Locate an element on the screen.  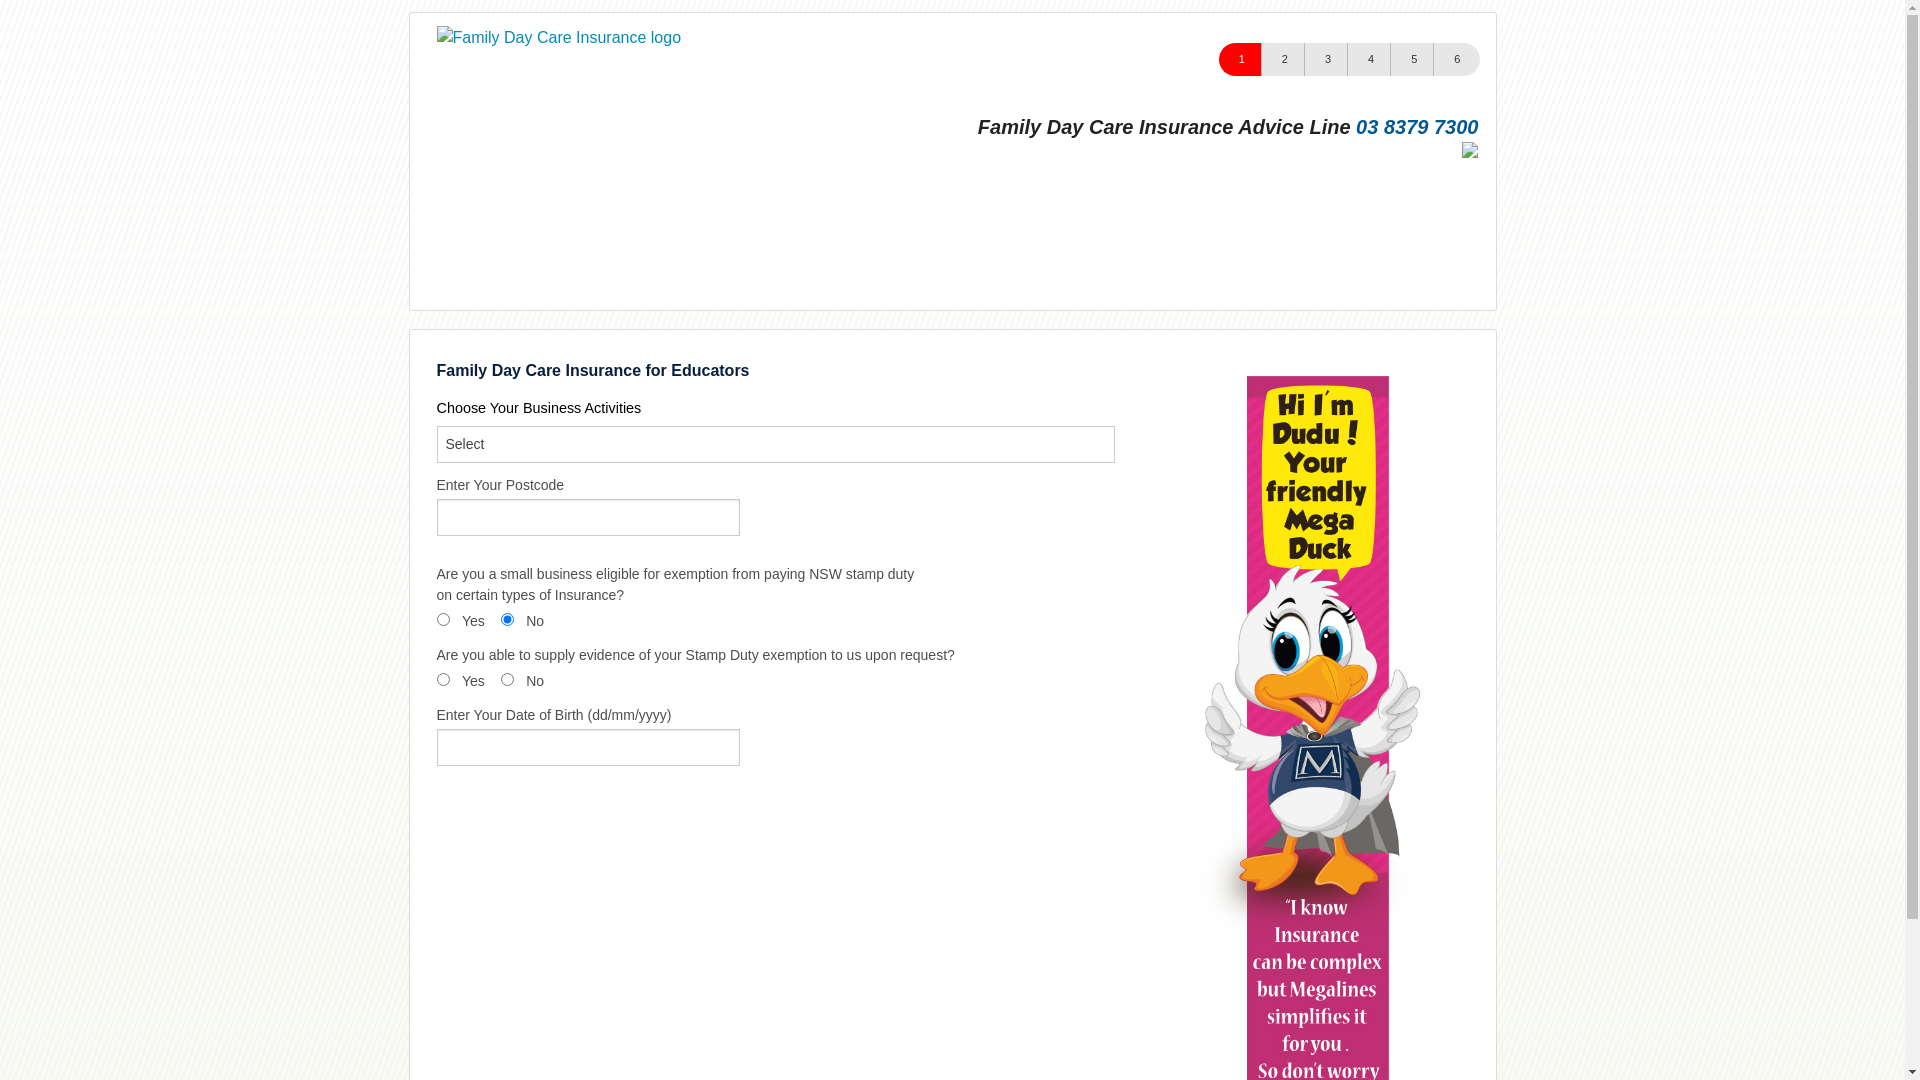
'Family Day Care Insurance logo' is located at coordinates (435, 38).